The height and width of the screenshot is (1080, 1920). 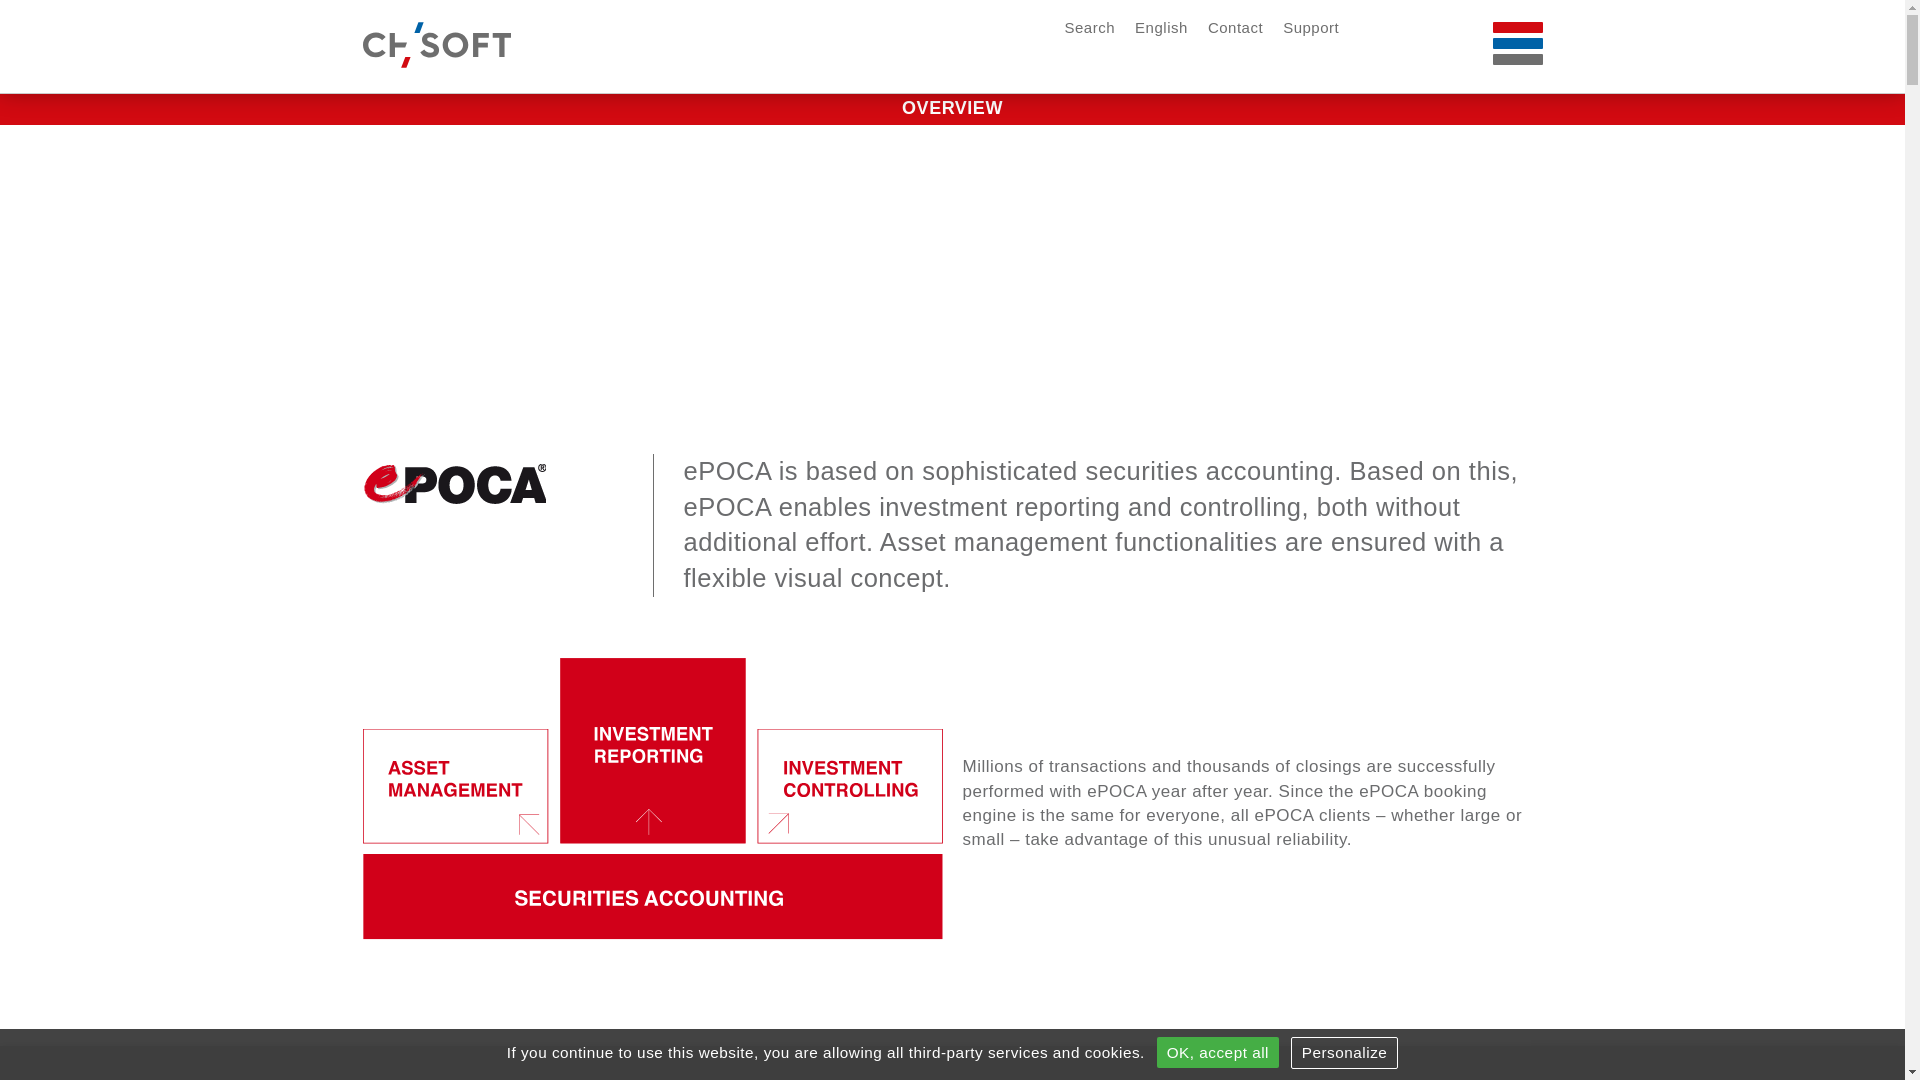 What do you see at coordinates (1161, 27) in the screenshot?
I see `'English'` at bounding box center [1161, 27].